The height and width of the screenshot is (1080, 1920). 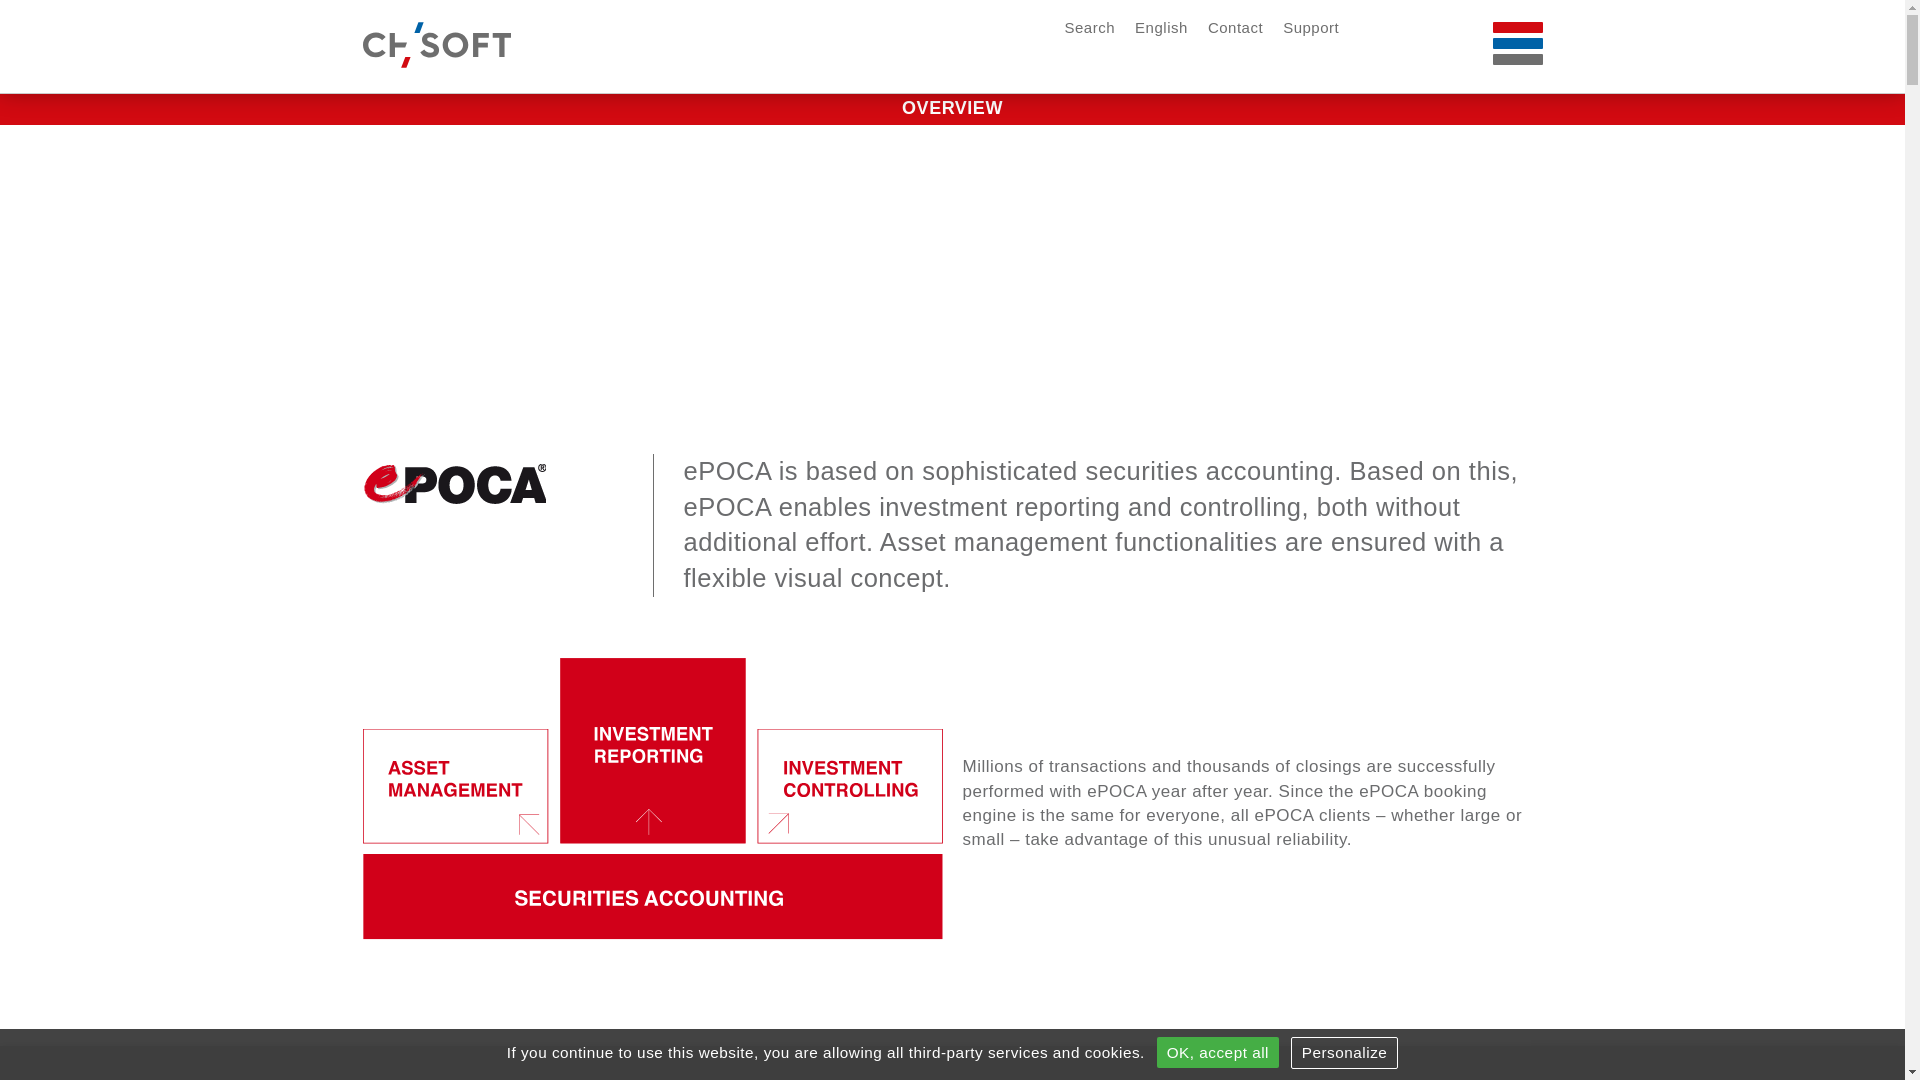 What do you see at coordinates (1161, 27) in the screenshot?
I see `'English'` at bounding box center [1161, 27].